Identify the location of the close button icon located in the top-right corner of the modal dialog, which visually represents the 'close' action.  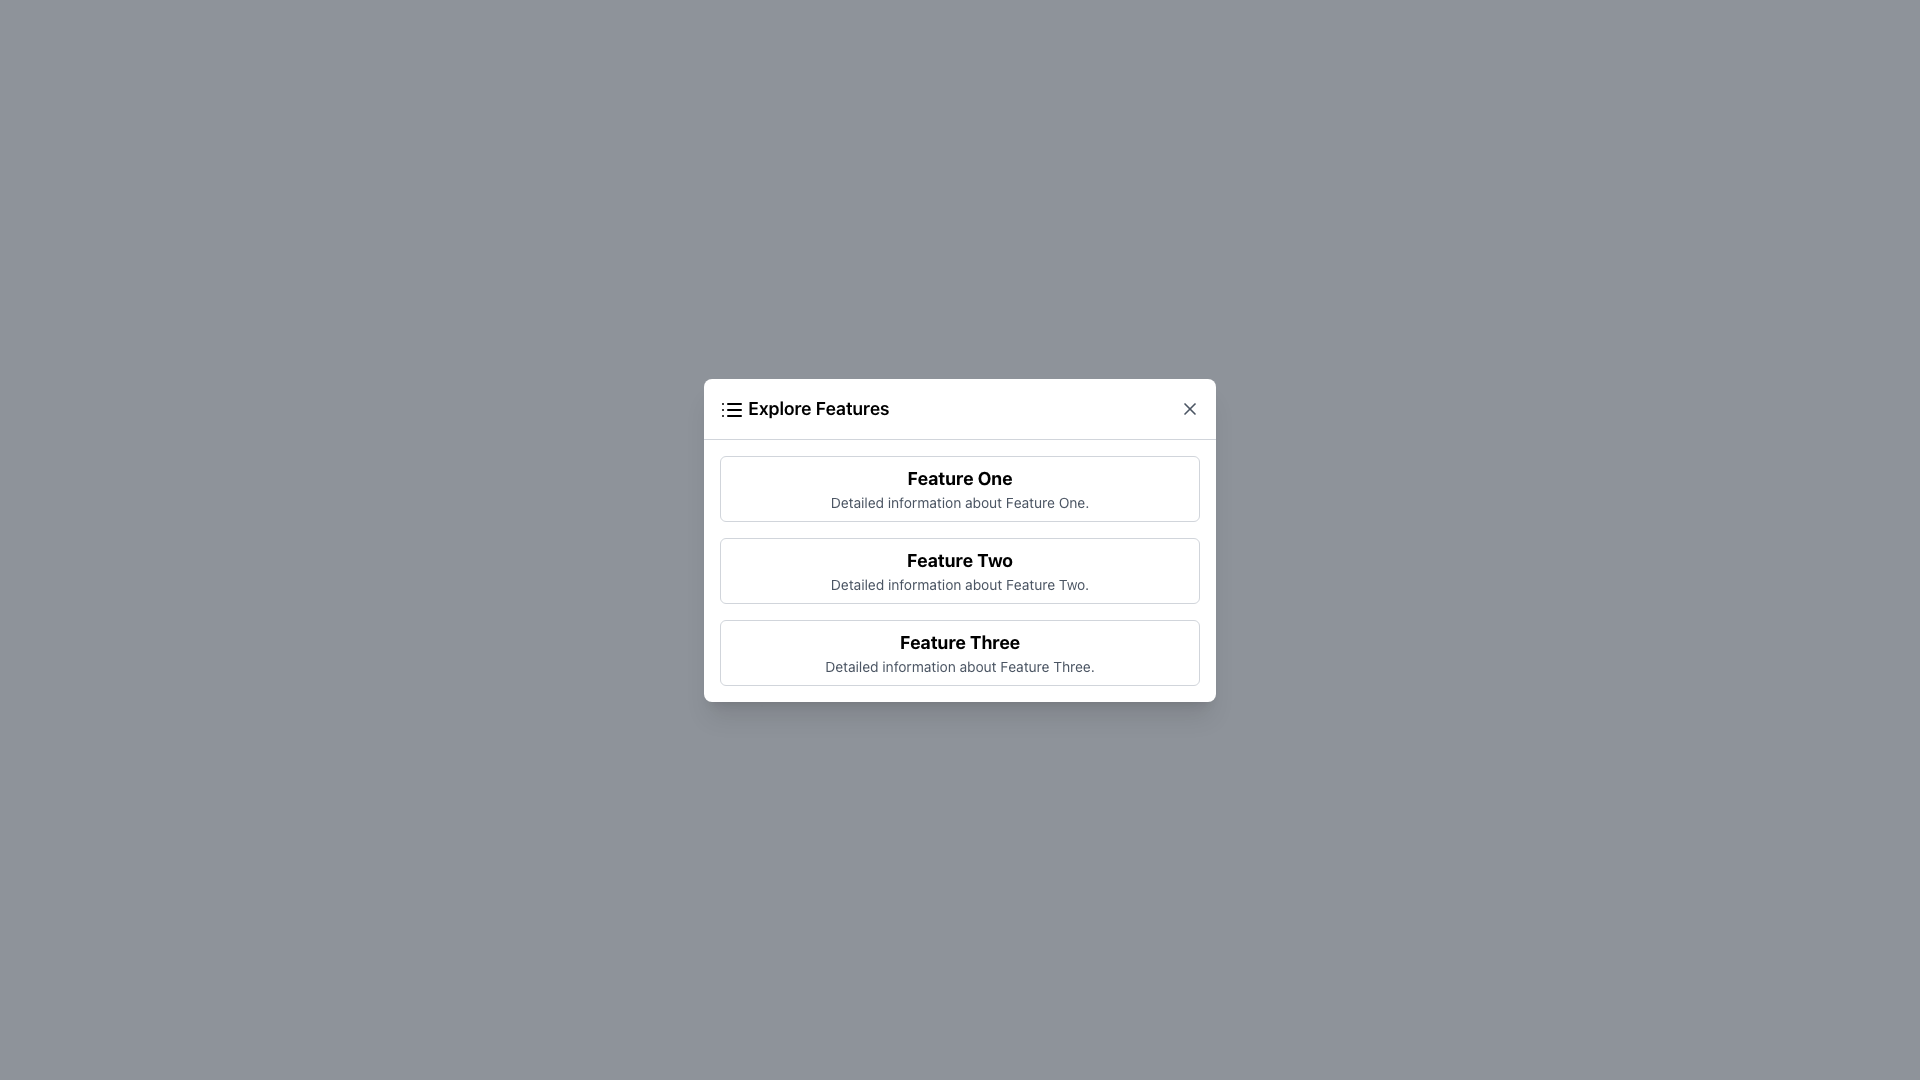
(1190, 407).